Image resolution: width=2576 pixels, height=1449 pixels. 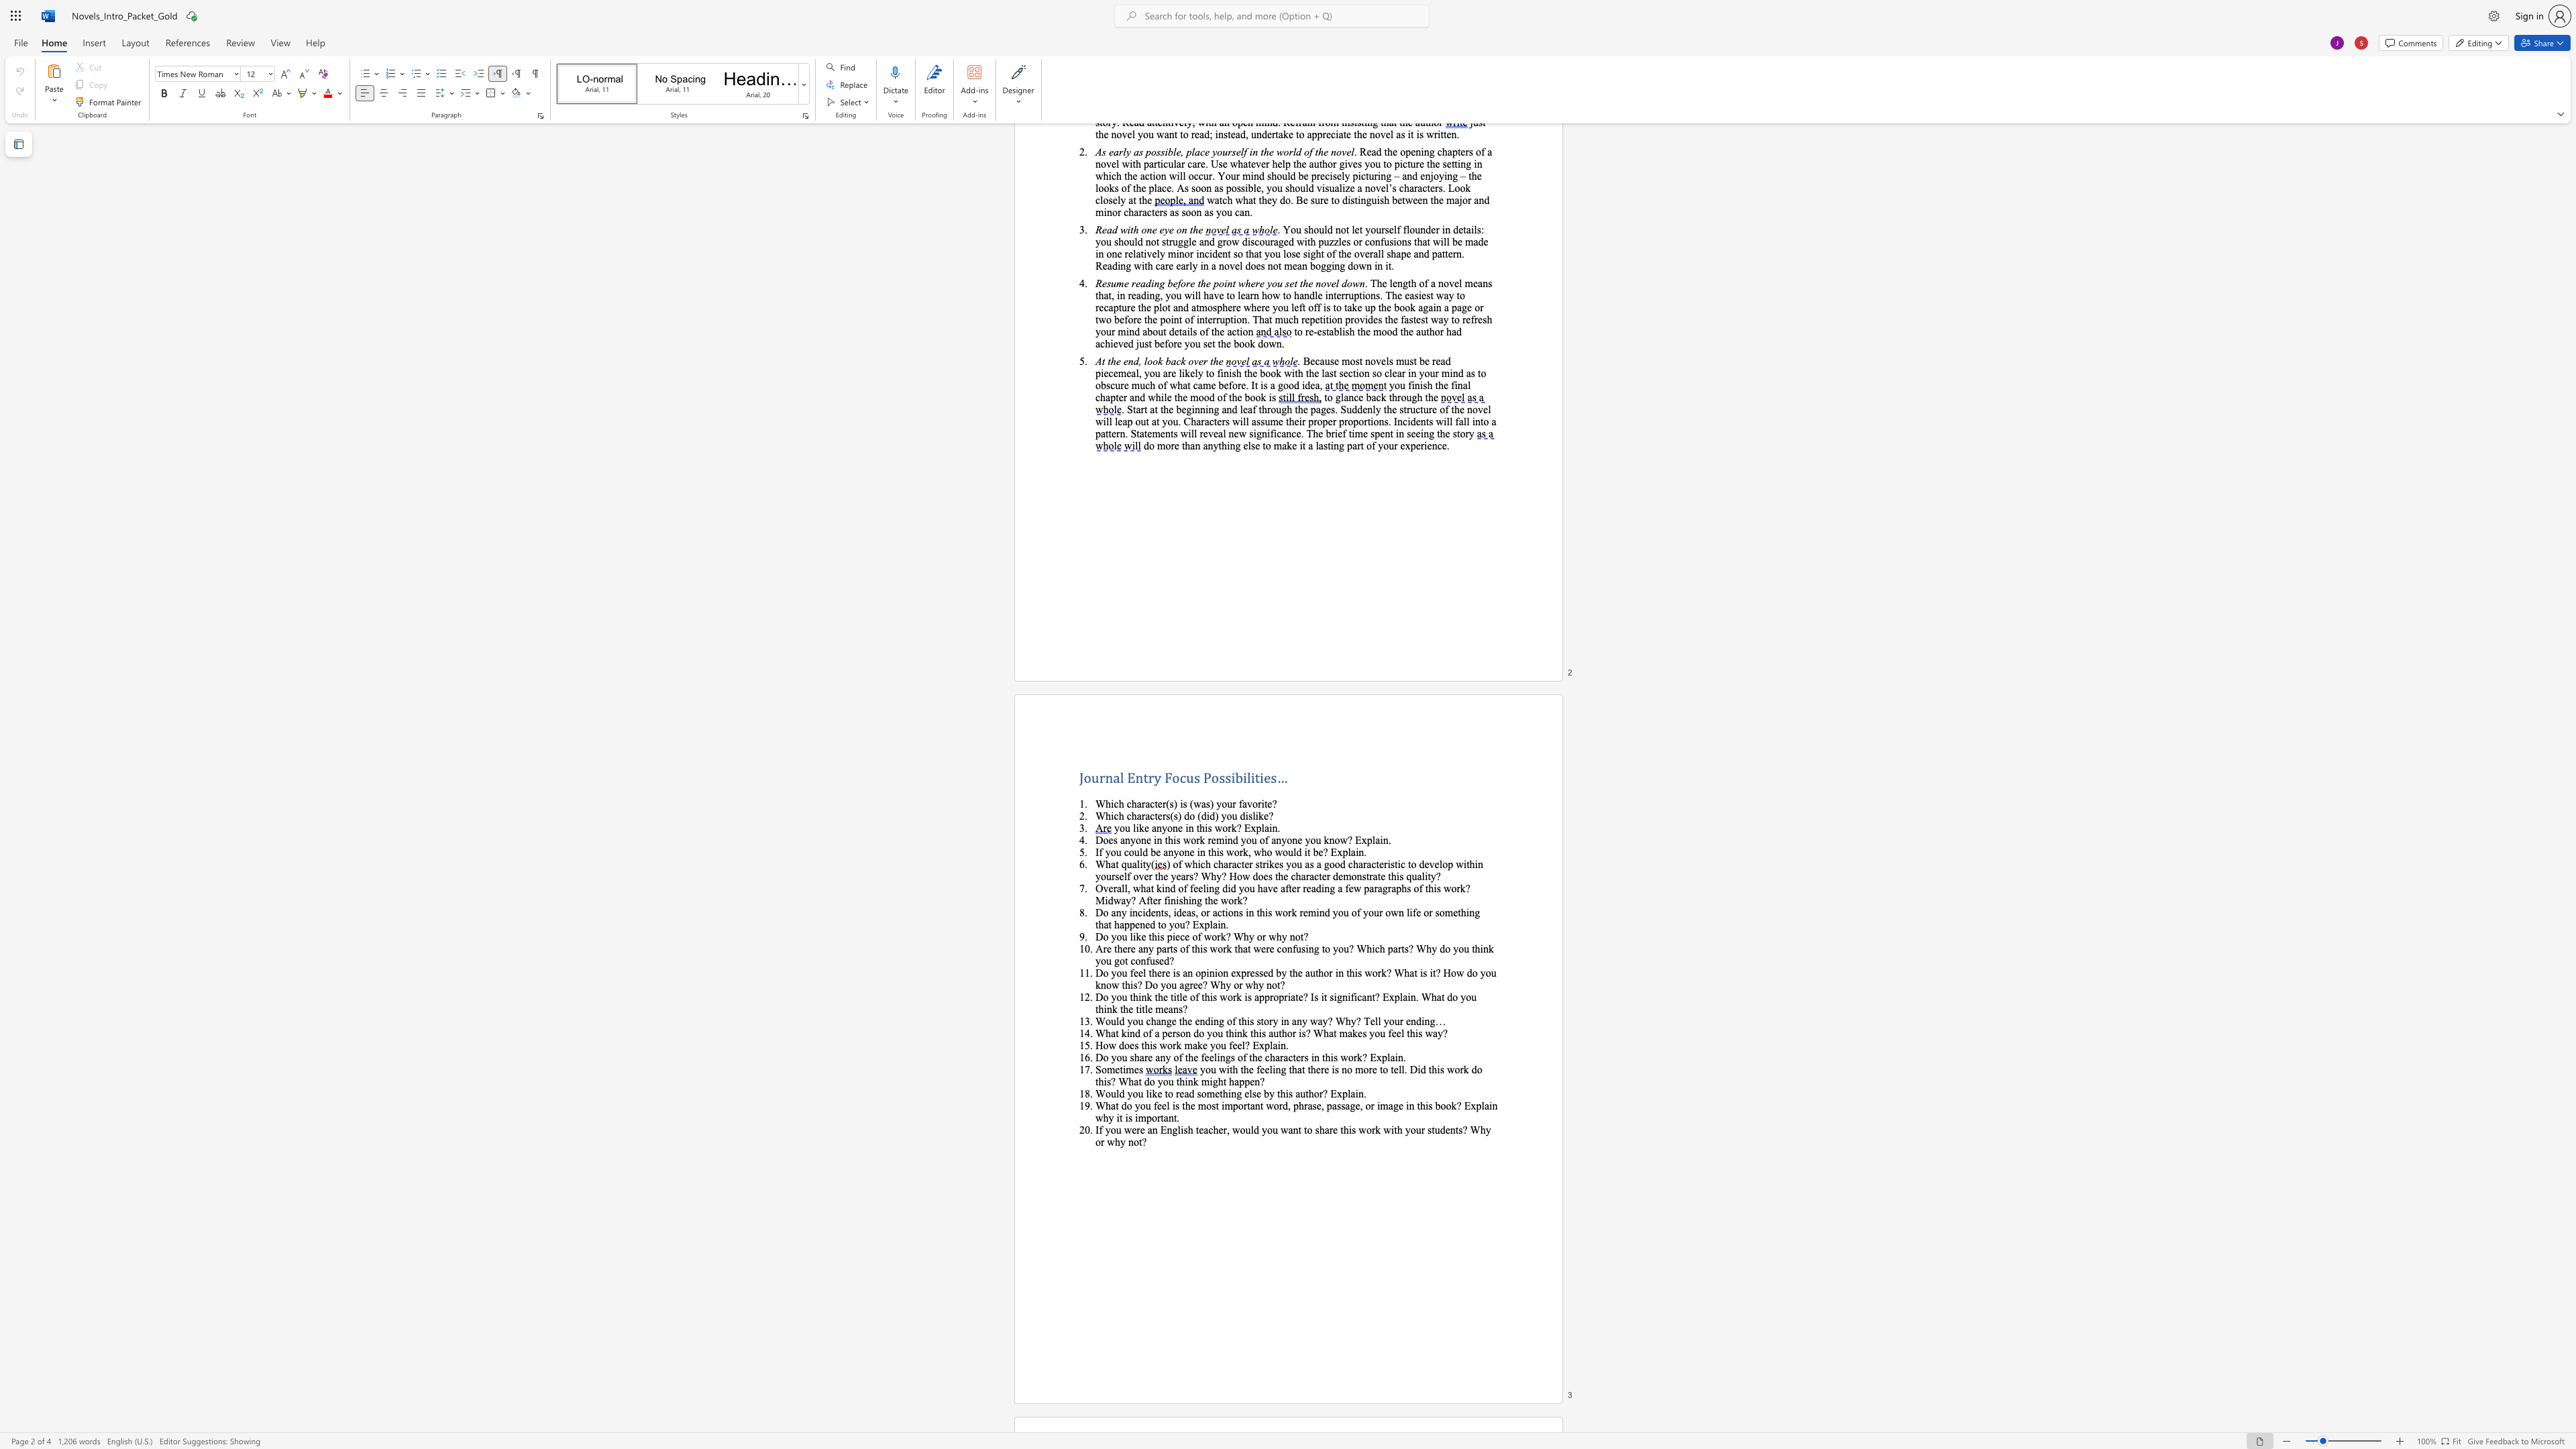 I want to click on the subset text "ithin yourself over the years? W" within the text ") of which character strikes you as a good characteristic to develop within yourself over the years? Why? How does the character", so click(x=1462, y=863).